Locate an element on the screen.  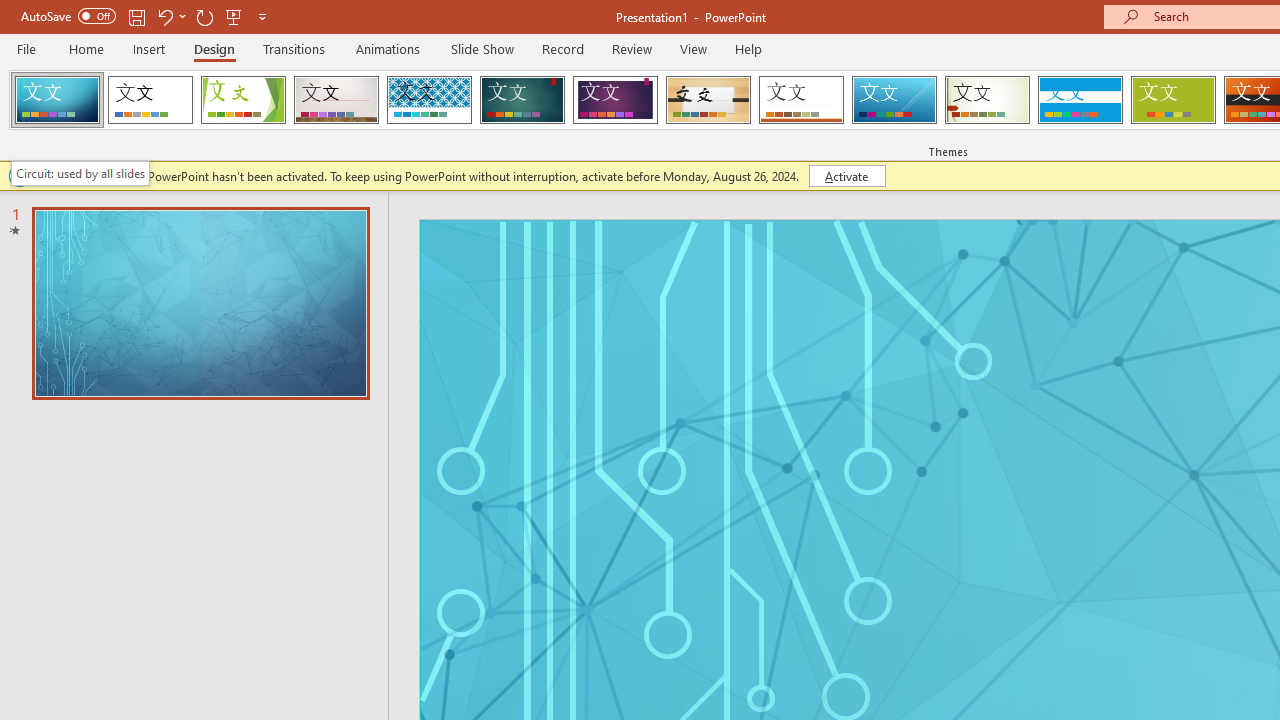
'FadeVTI' is located at coordinates (57, 100).